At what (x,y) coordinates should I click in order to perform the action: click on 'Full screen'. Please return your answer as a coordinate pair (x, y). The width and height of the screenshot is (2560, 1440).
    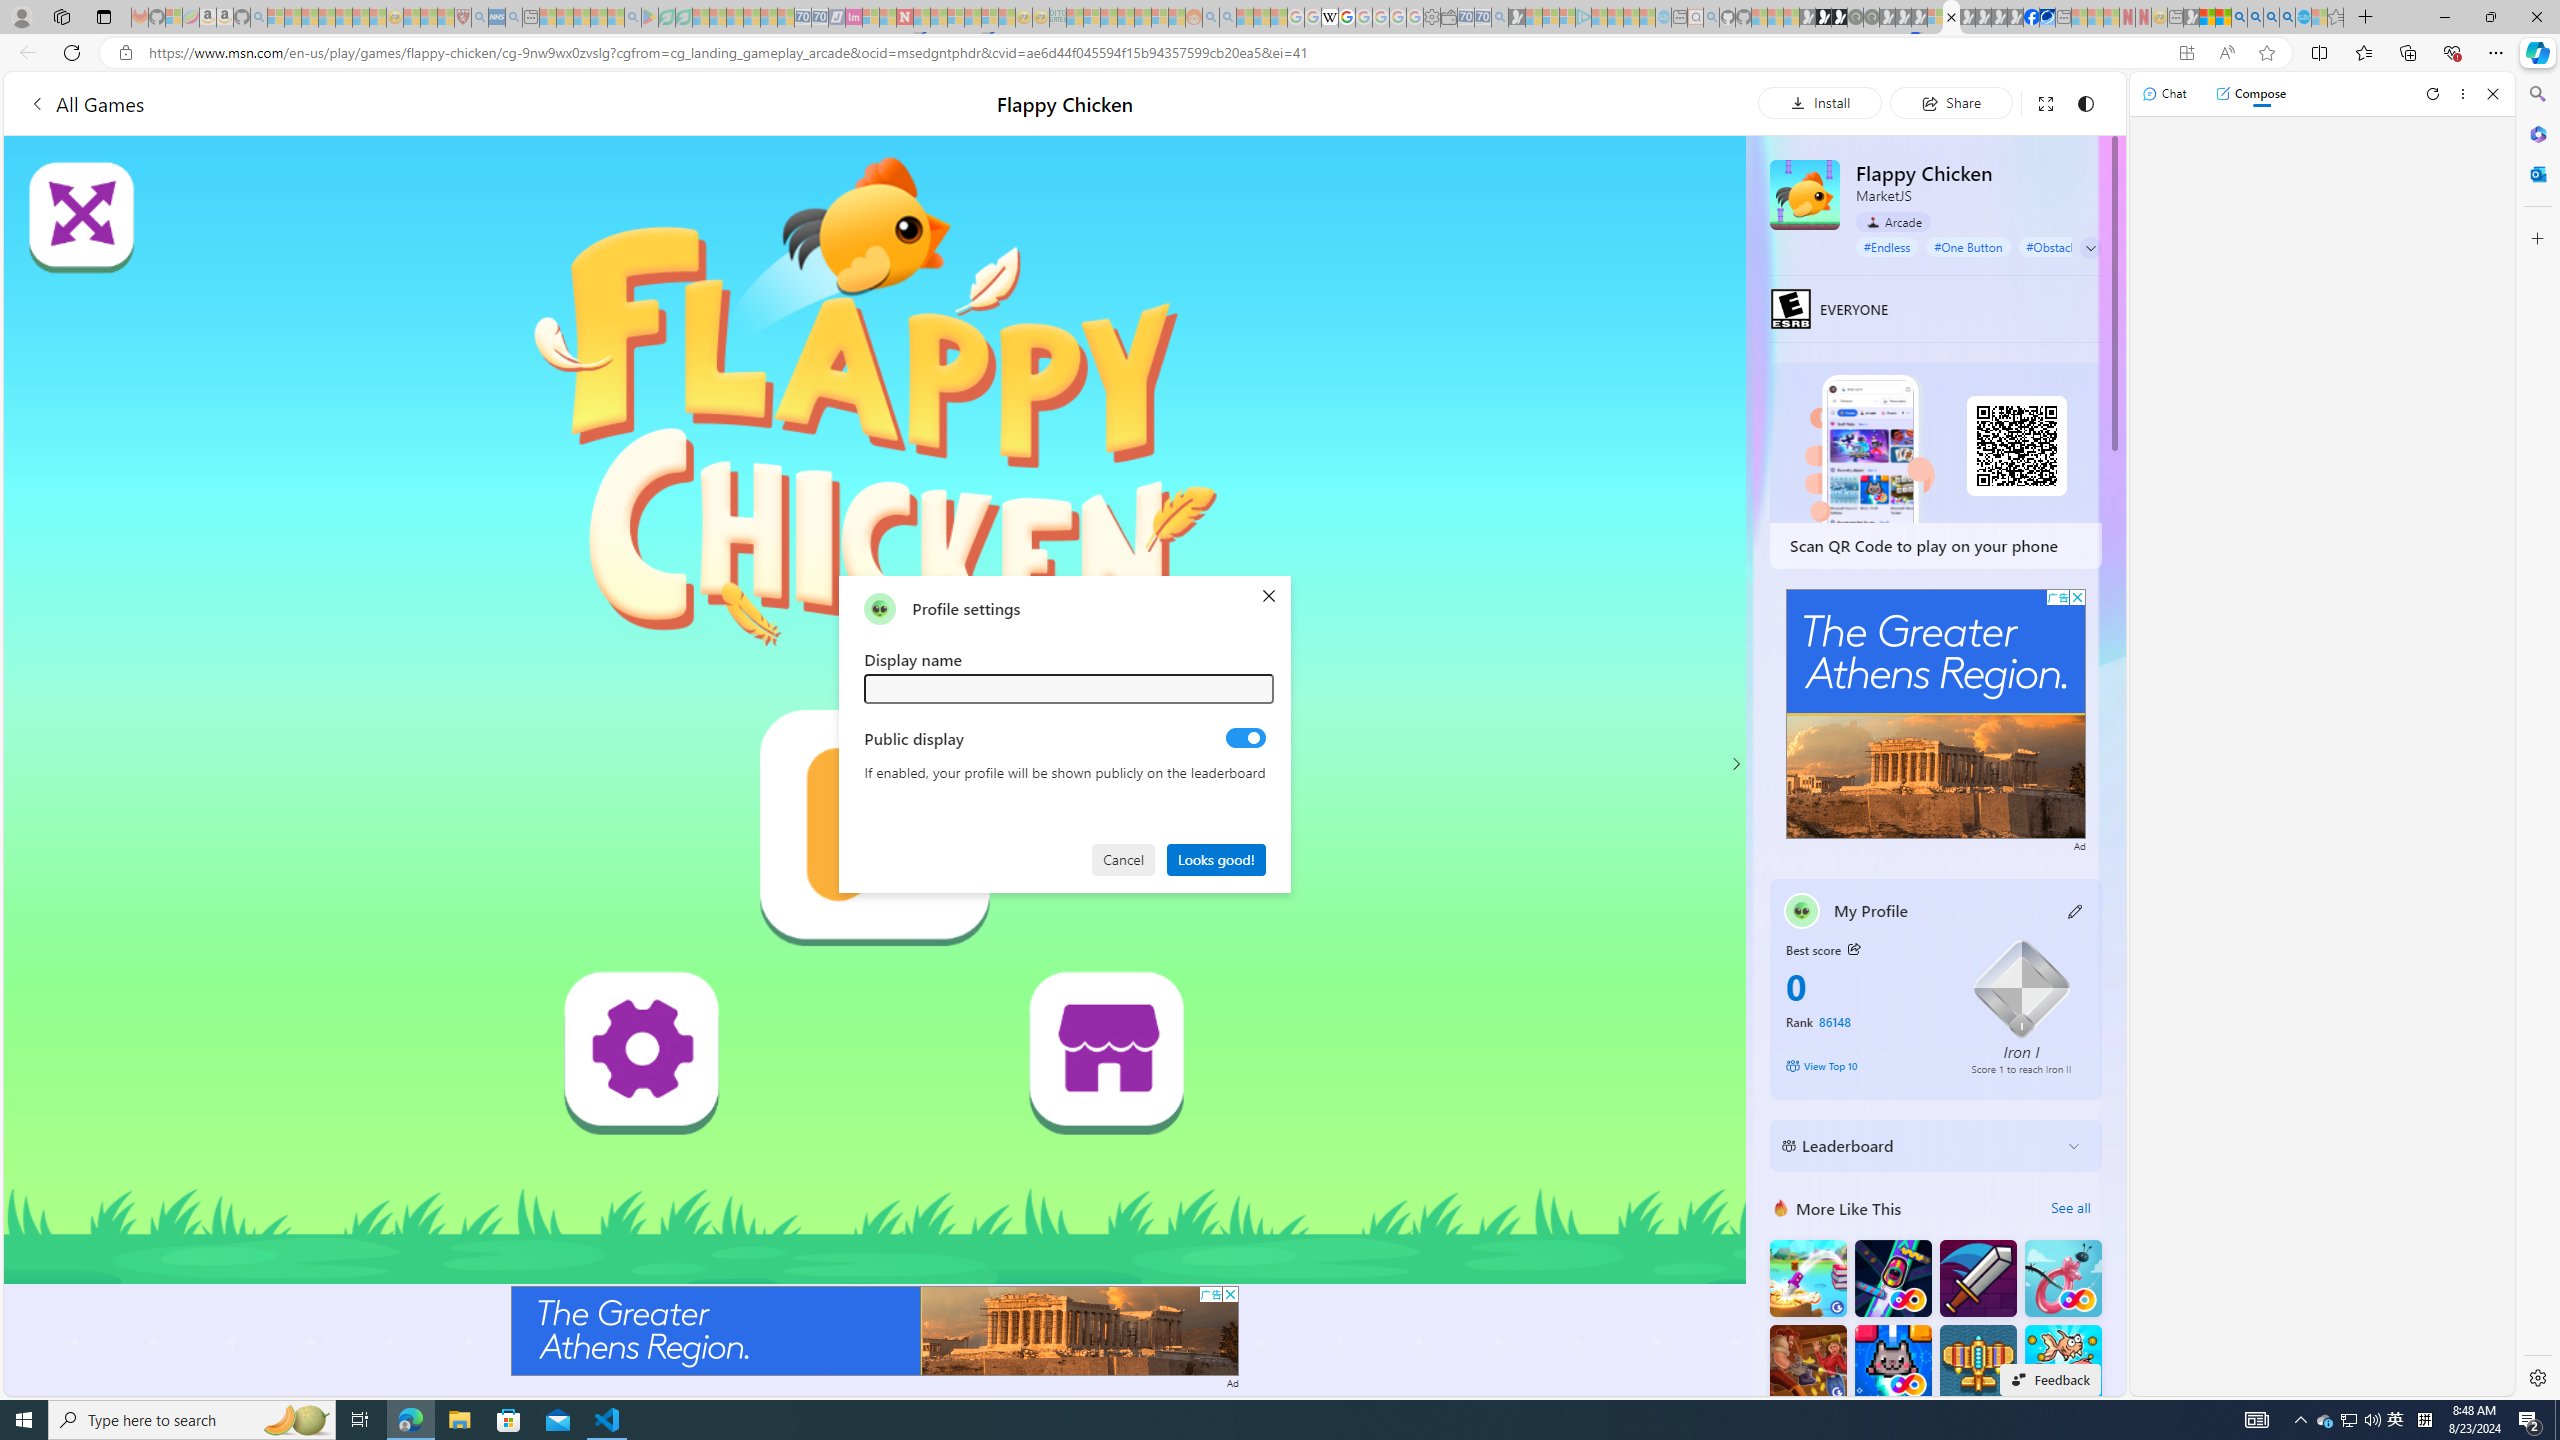
    Looking at the image, I should click on (2045, 102).